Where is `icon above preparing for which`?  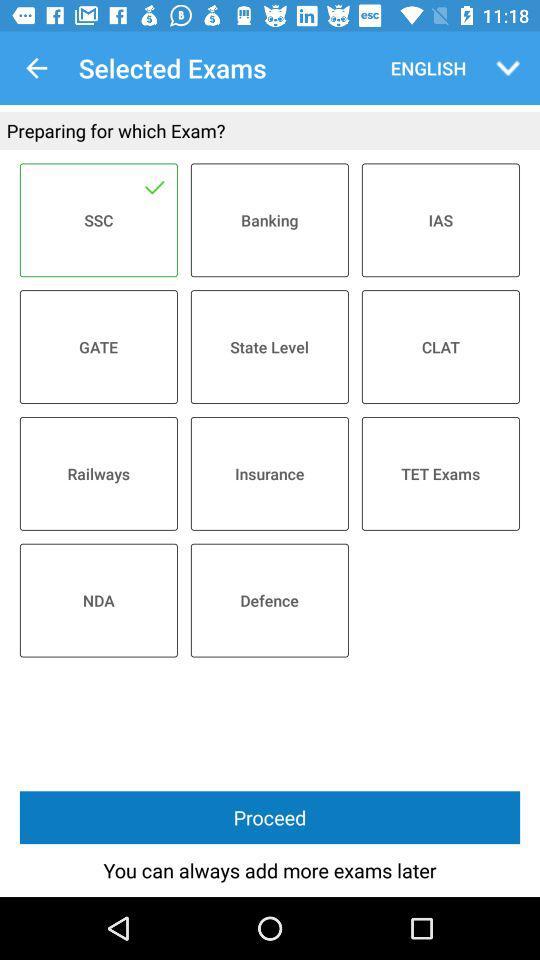
icon above preparing for which is located at coordinates (36, 68).